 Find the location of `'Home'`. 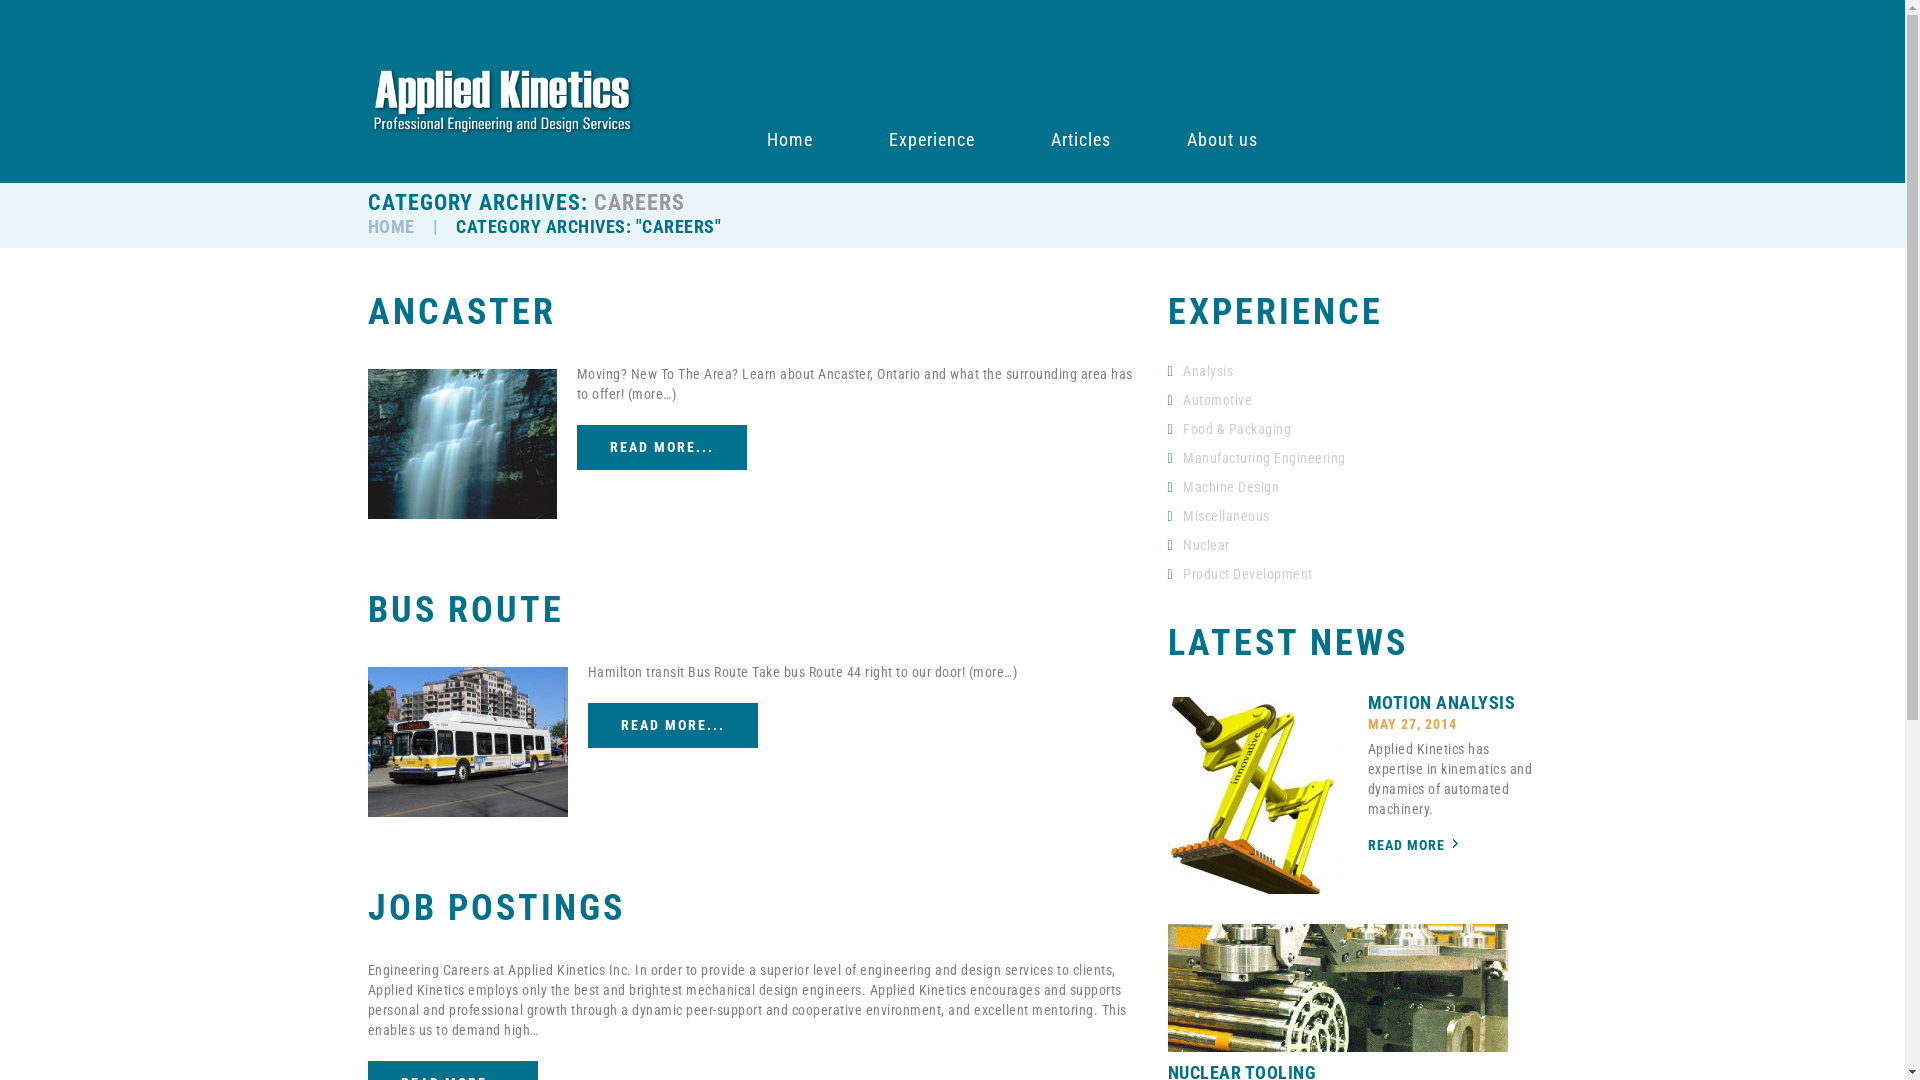

'Home' is located at coordinates (789, 138).